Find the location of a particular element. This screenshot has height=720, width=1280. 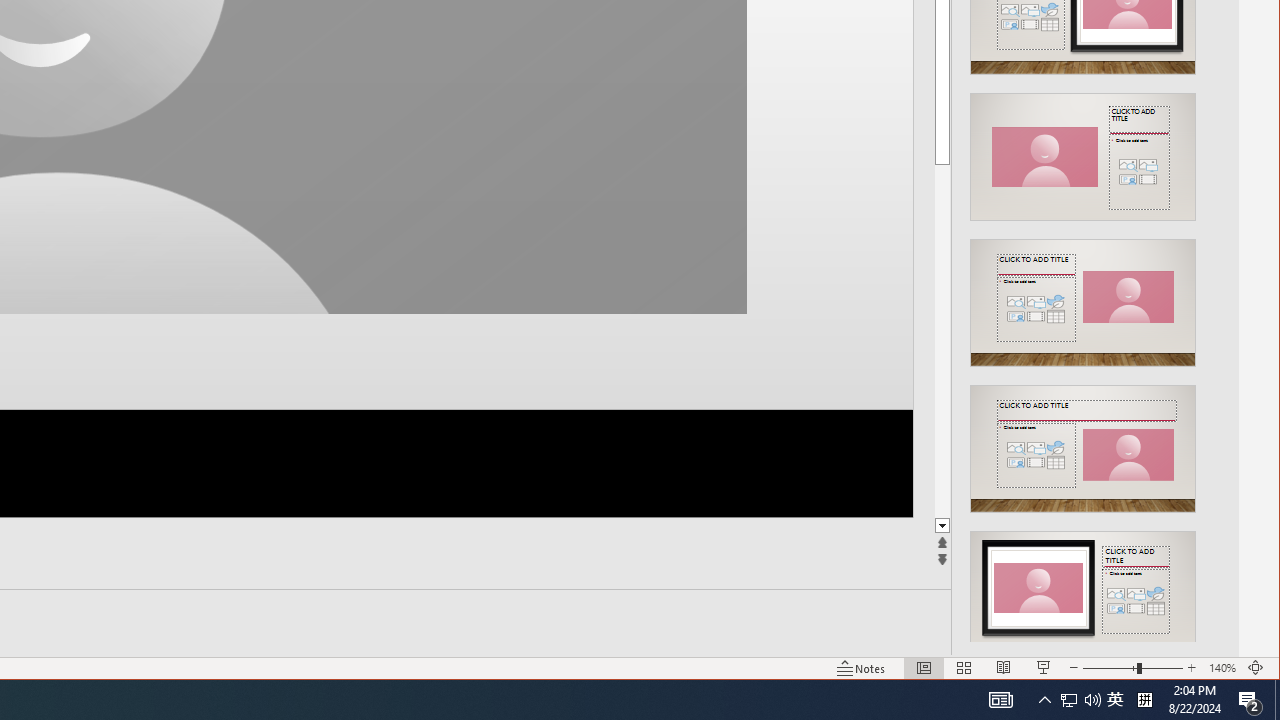

'Q2790: 100%' is located at coordinates (1079, 698).